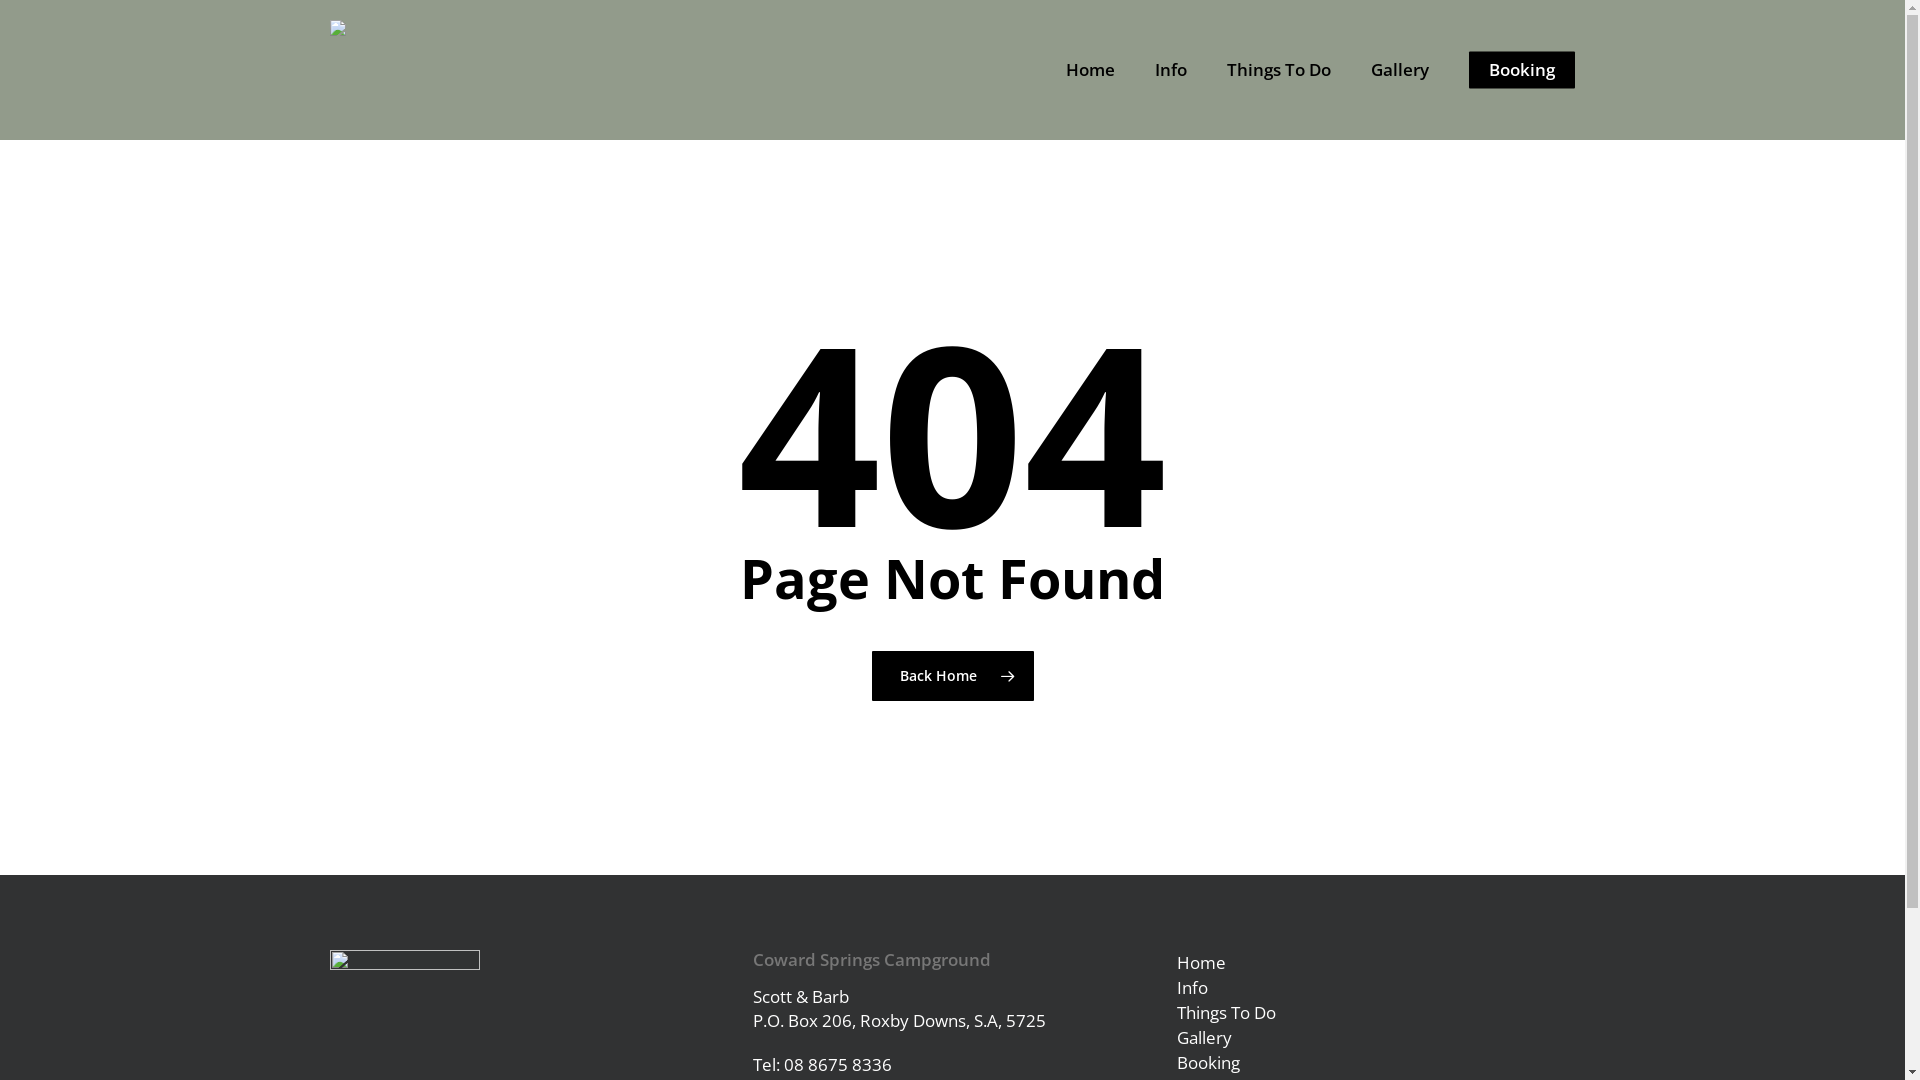  Describe the element at coordinates (1375, 986) in the screenshot. I see `'Info'` at that location.